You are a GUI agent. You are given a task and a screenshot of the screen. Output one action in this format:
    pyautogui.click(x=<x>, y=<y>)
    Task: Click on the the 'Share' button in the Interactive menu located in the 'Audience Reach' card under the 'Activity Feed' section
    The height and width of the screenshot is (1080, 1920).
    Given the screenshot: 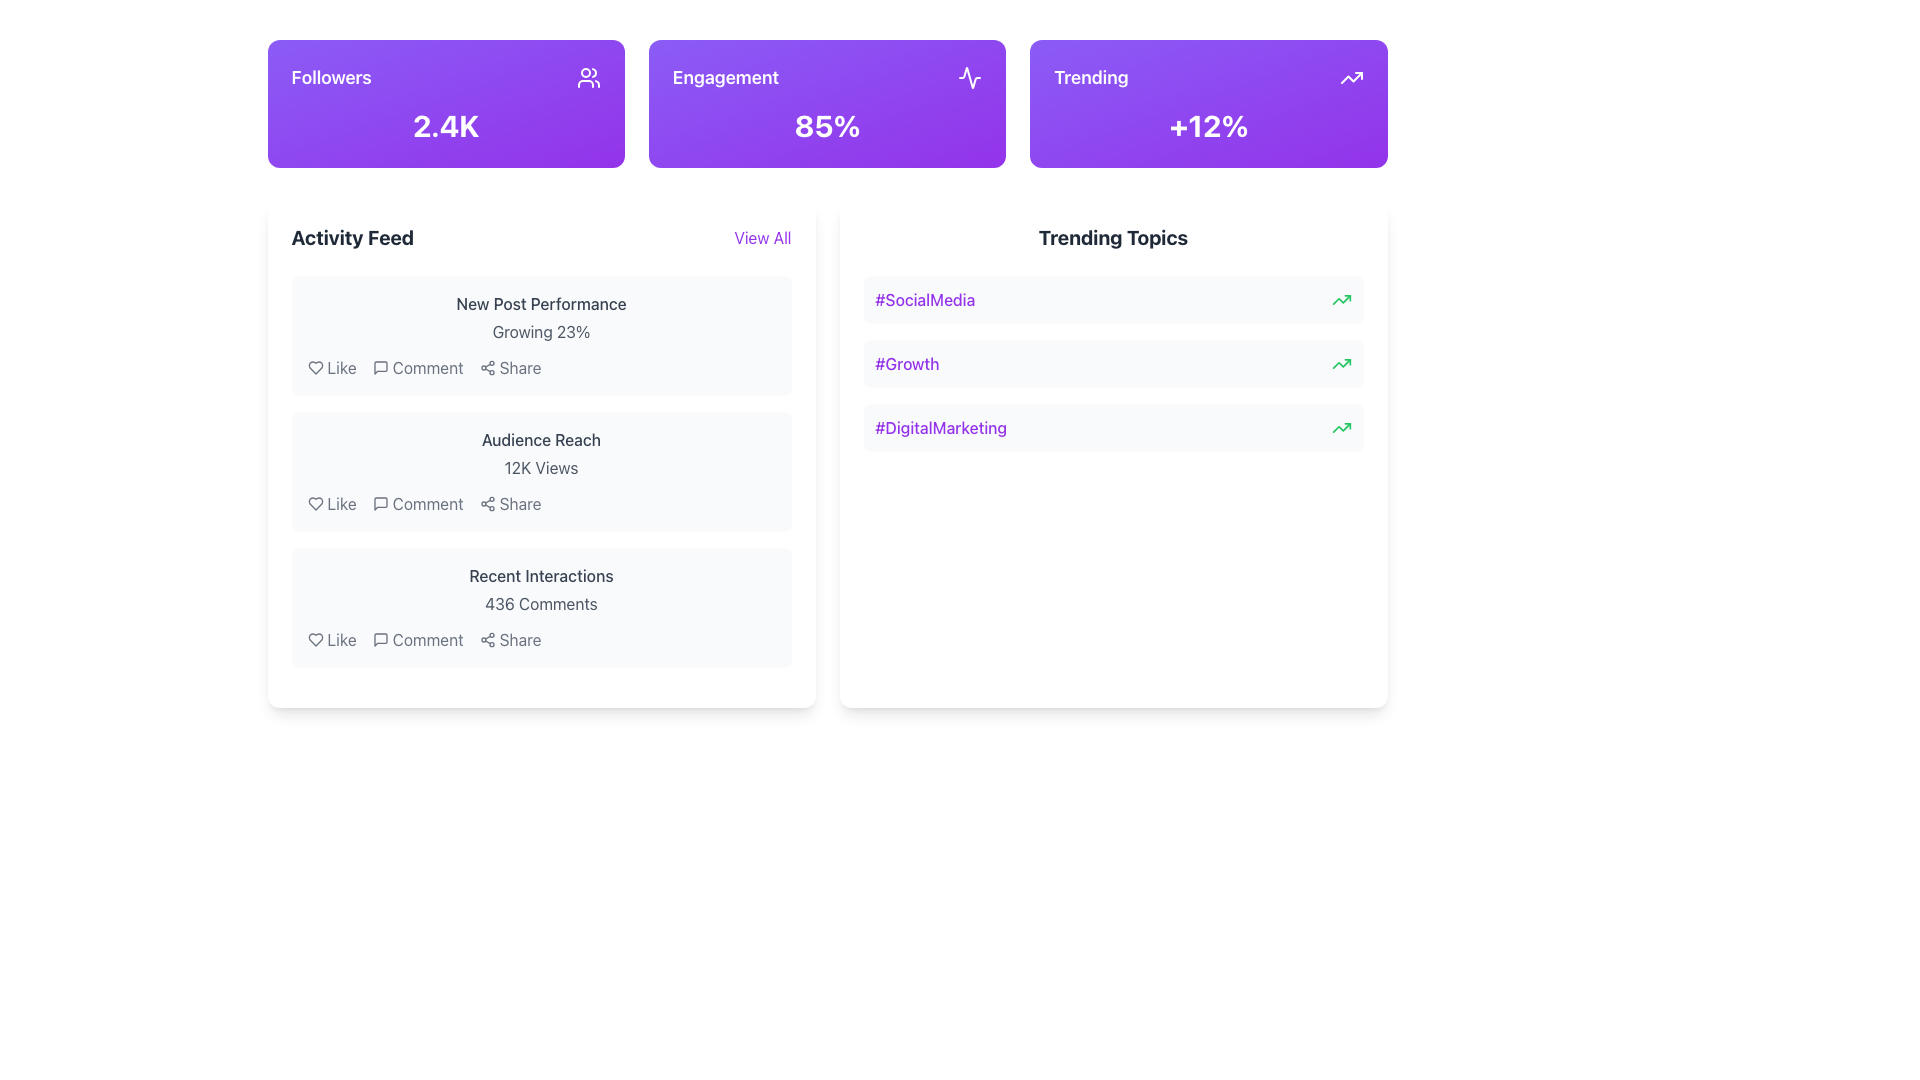 What is the action you would take?
    pyautogui.click(x=541, y=503)
    